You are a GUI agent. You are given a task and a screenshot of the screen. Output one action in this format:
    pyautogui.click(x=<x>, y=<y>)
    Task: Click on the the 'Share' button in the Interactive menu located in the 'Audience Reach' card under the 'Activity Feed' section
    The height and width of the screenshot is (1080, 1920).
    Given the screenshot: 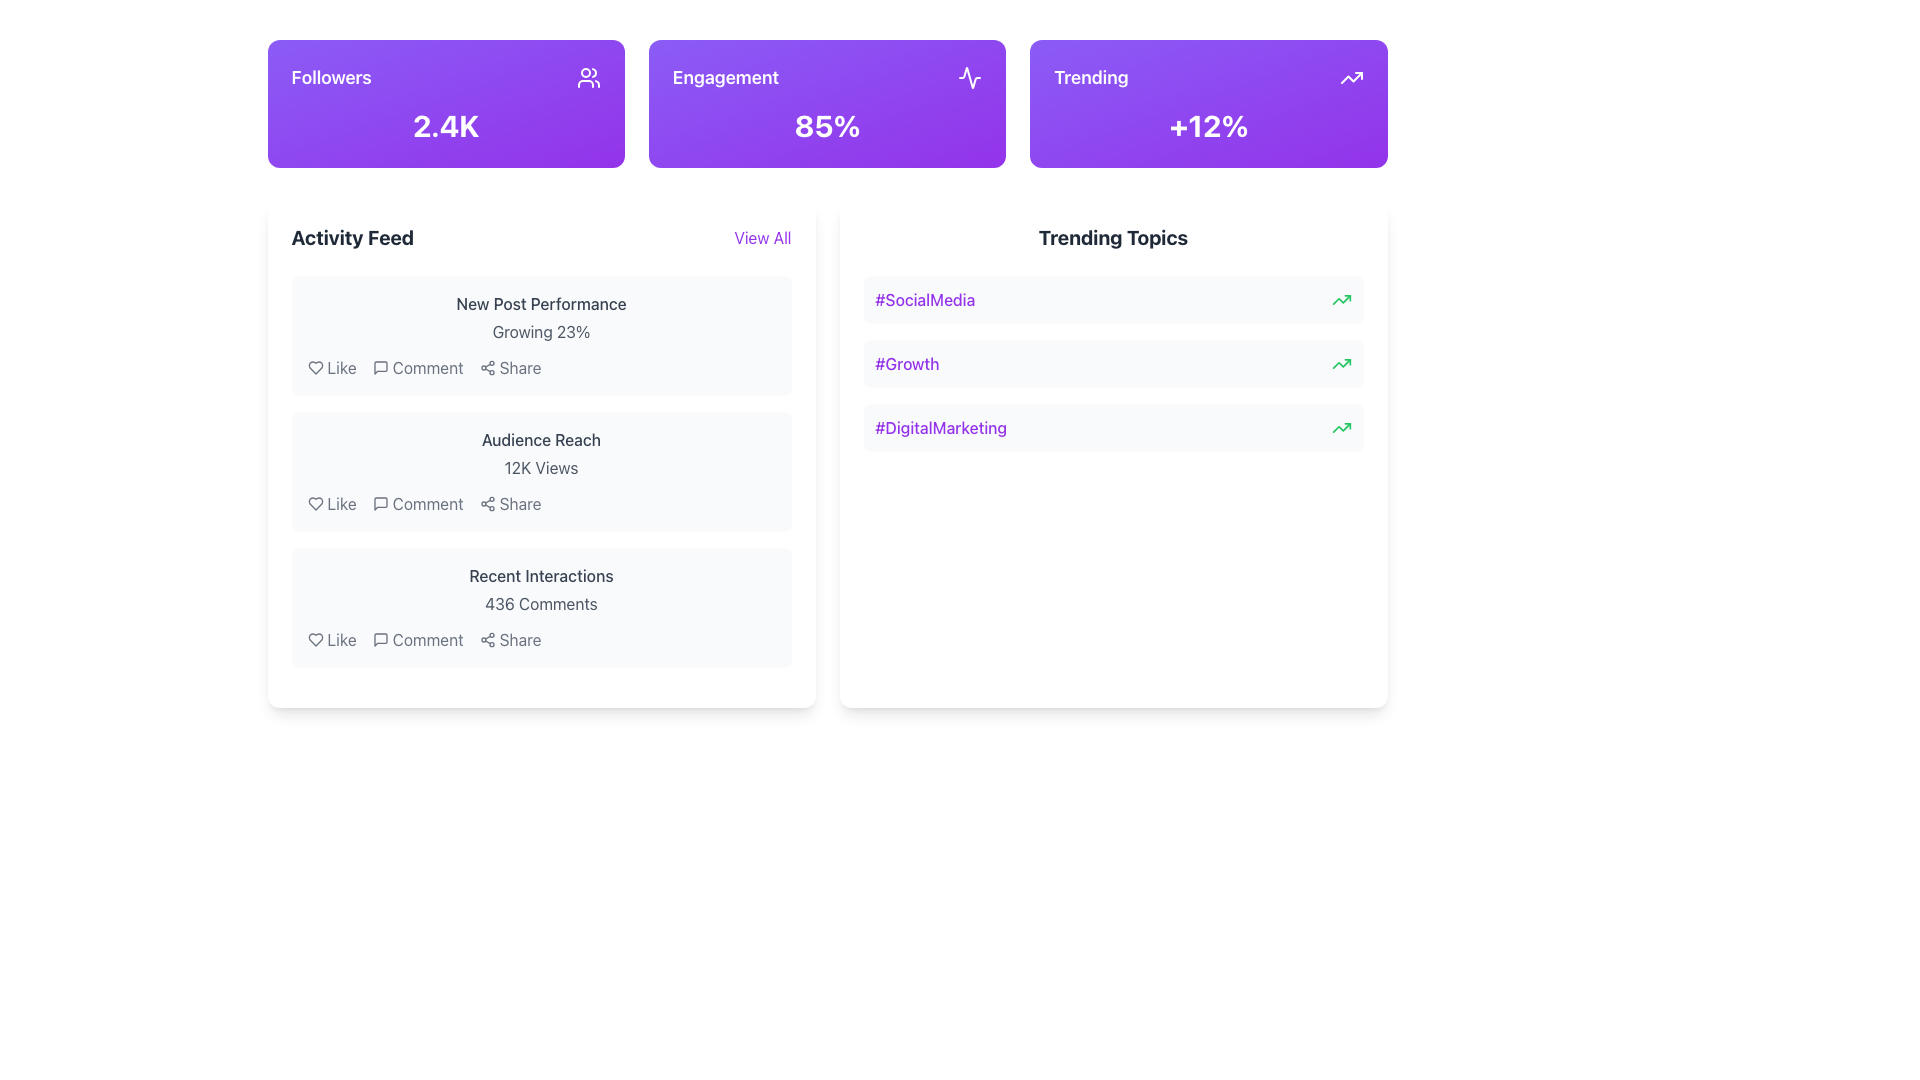 What is the action you would take?
    pyautogui.click(x=541, y=503)
    